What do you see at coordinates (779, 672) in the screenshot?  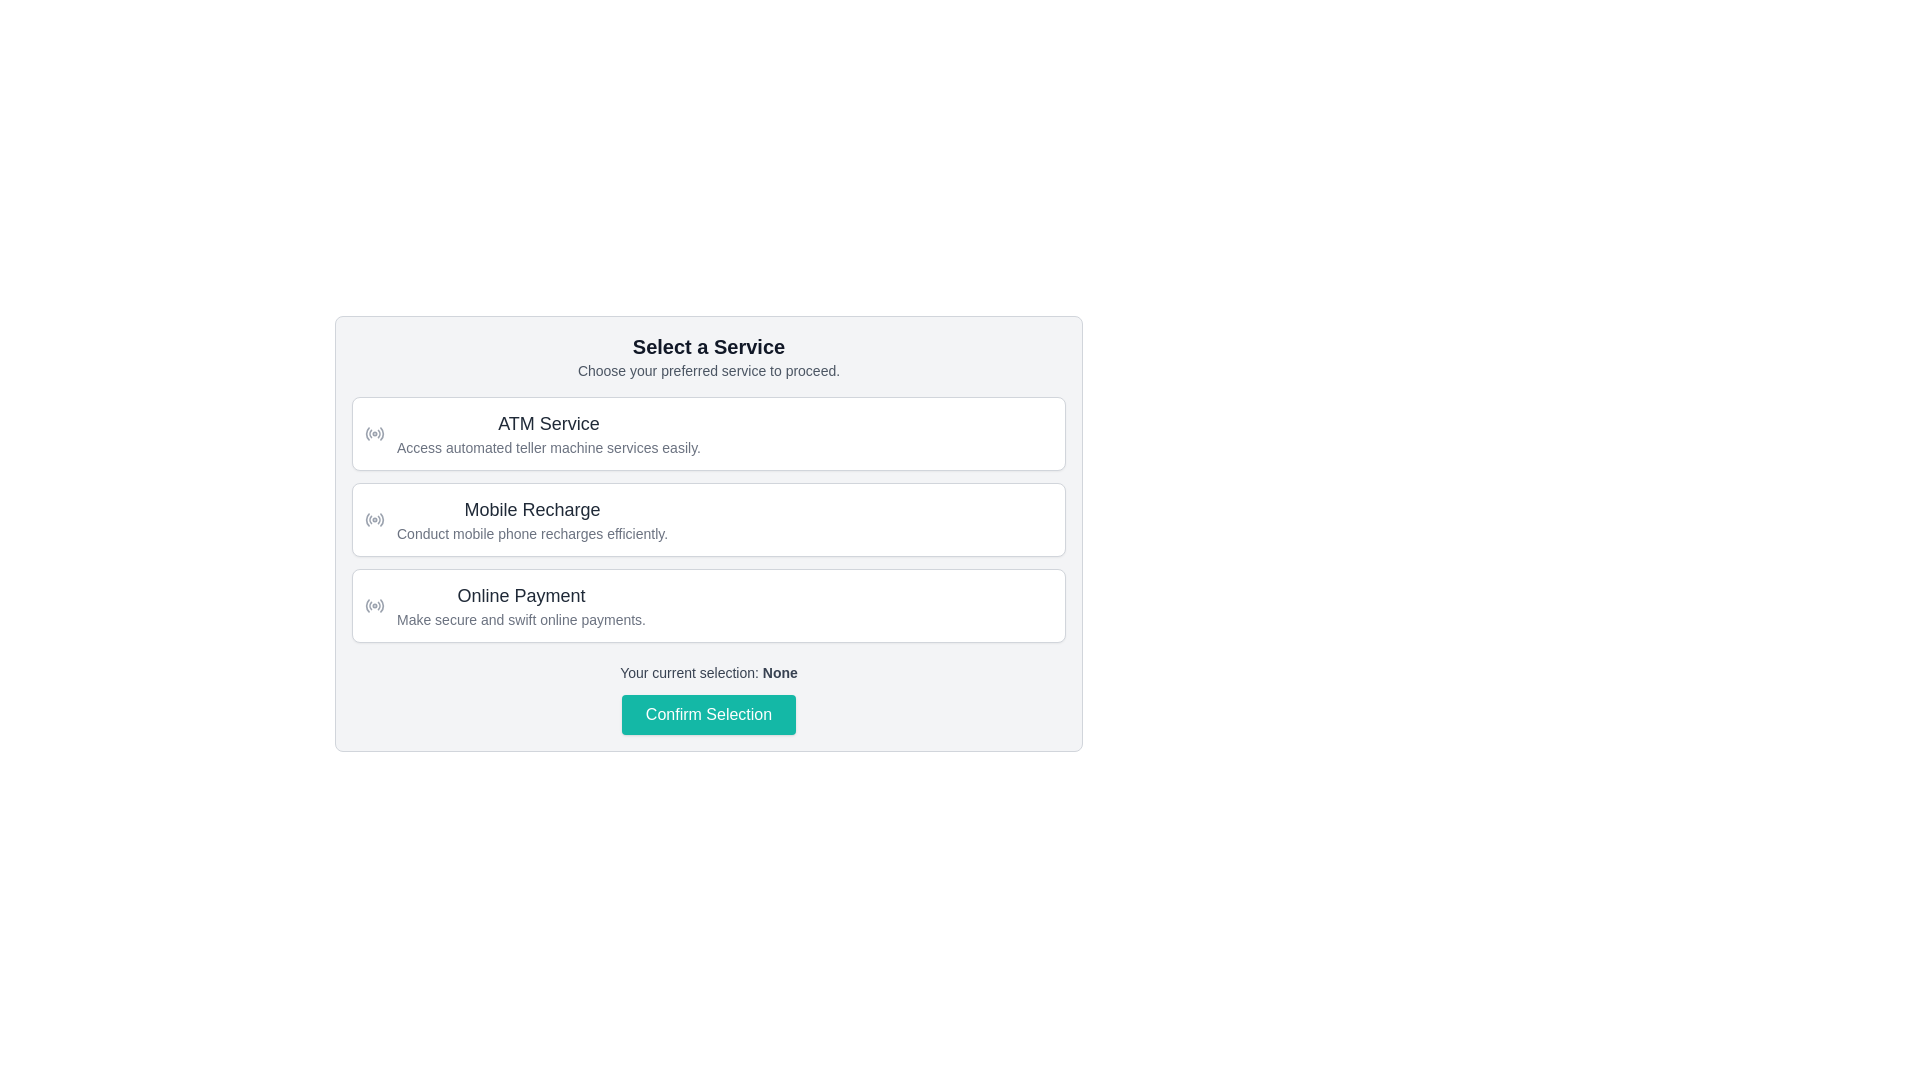 I see `the text label indicating the current selection status, which shows 'None' when no selection has been made, located at the bottom center of the user interface` at bounding box center [779, 672].